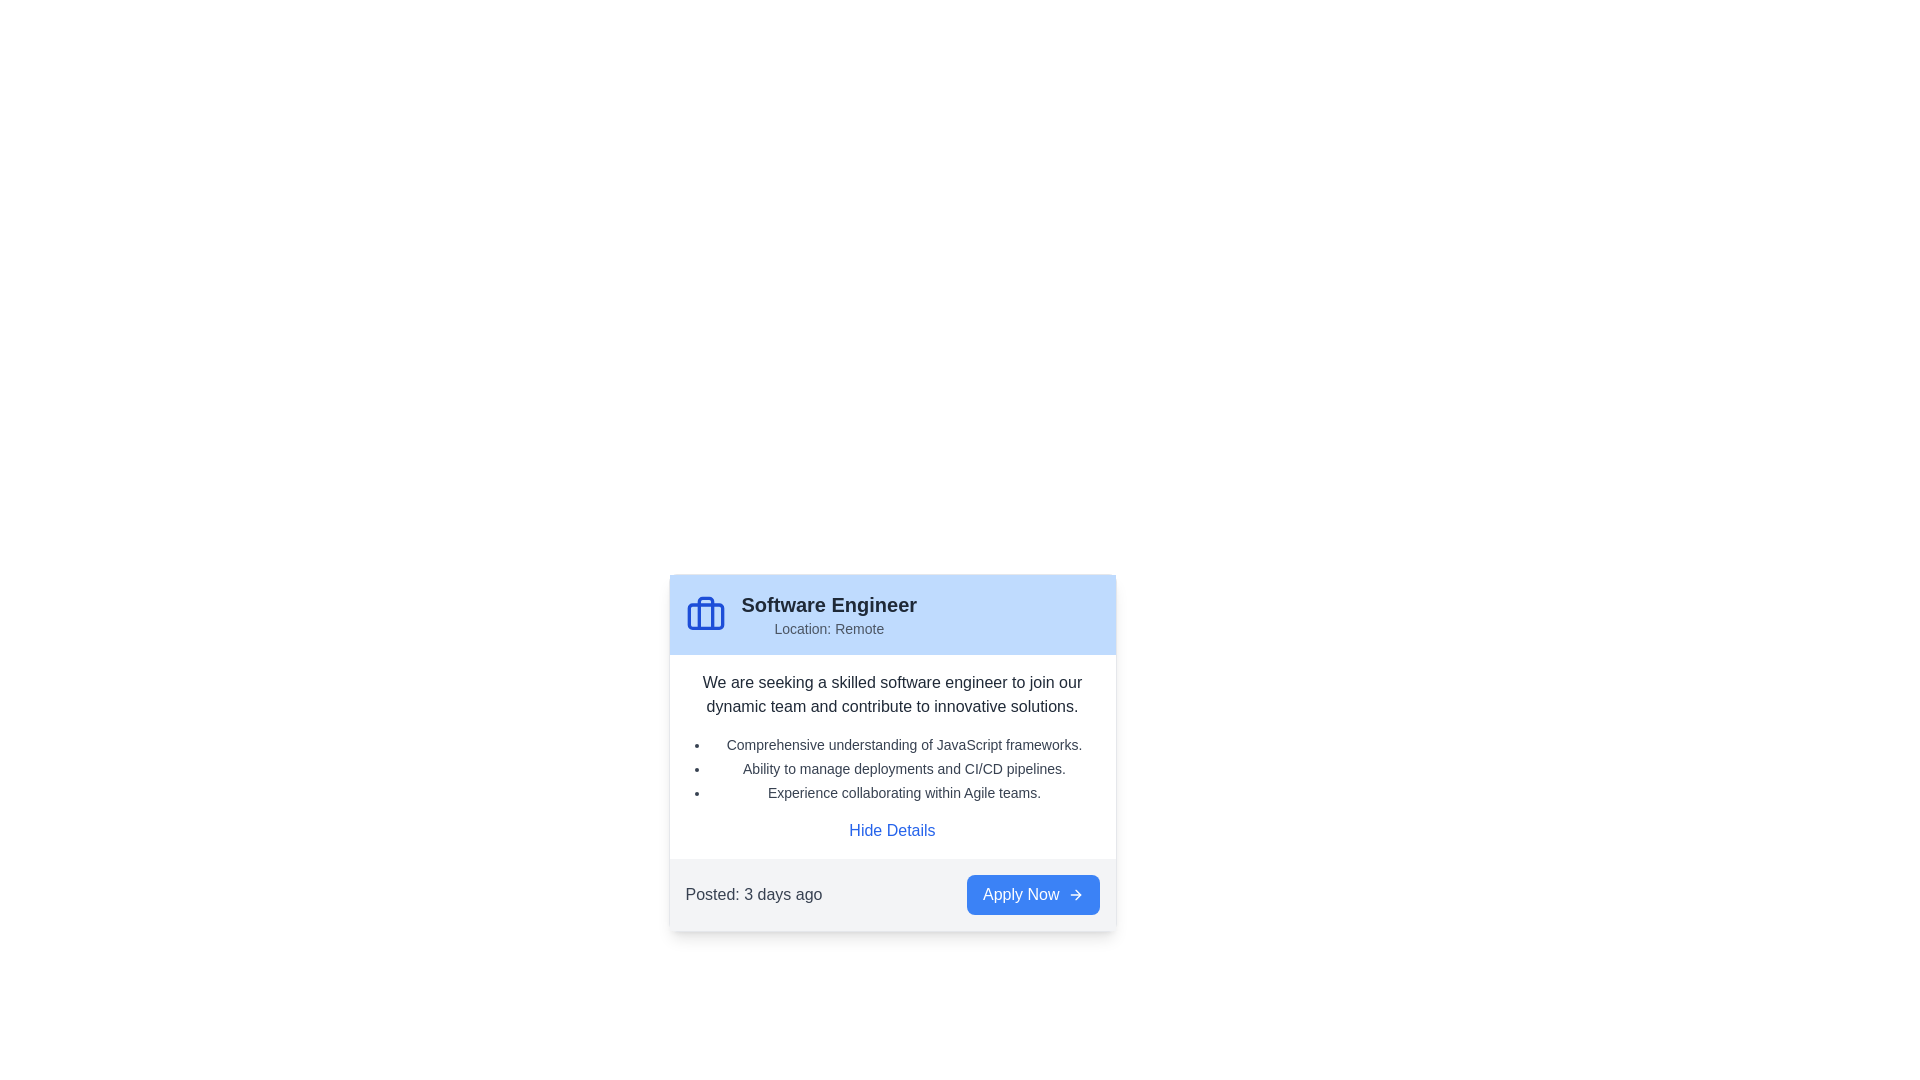  What do you see at coordinates (752, 893) in the screenshot?
I see `temporal information text label indicating that the event occurred three days ago, located at the bottom left corner of the card component, adjacent to the 'Apply Now' button` at bounding box center [752, 893].